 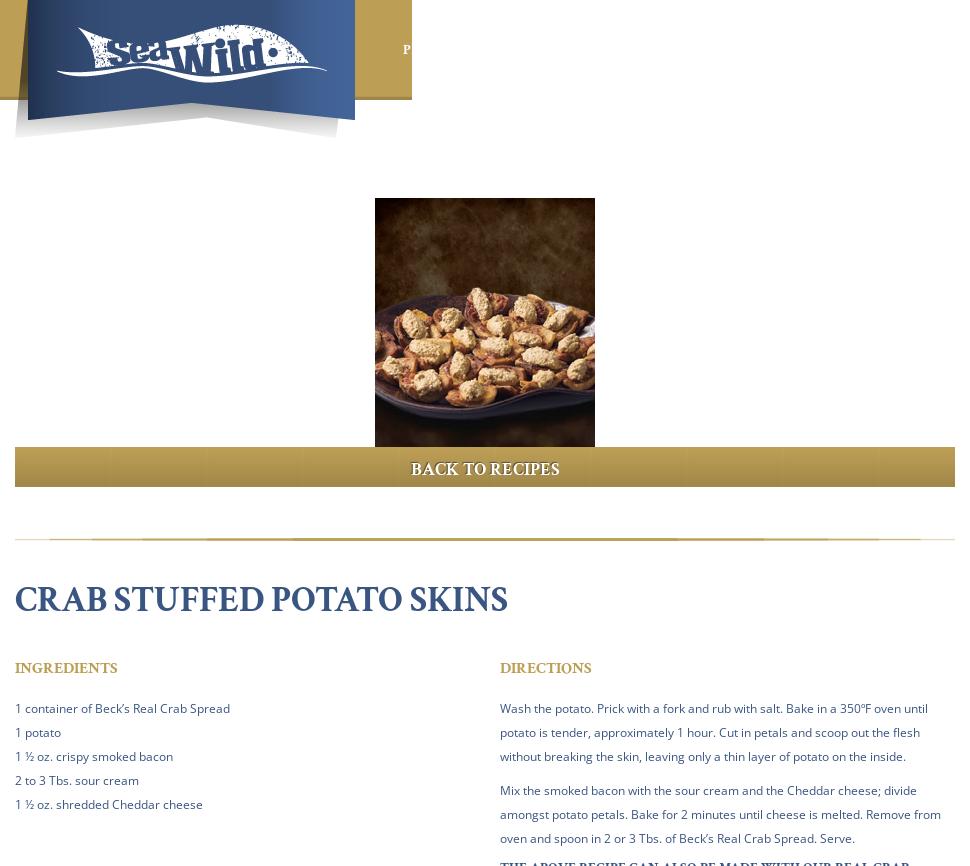 I want to click on 'Crab Stuffed Potato Skins', so click(x=260, y=600).